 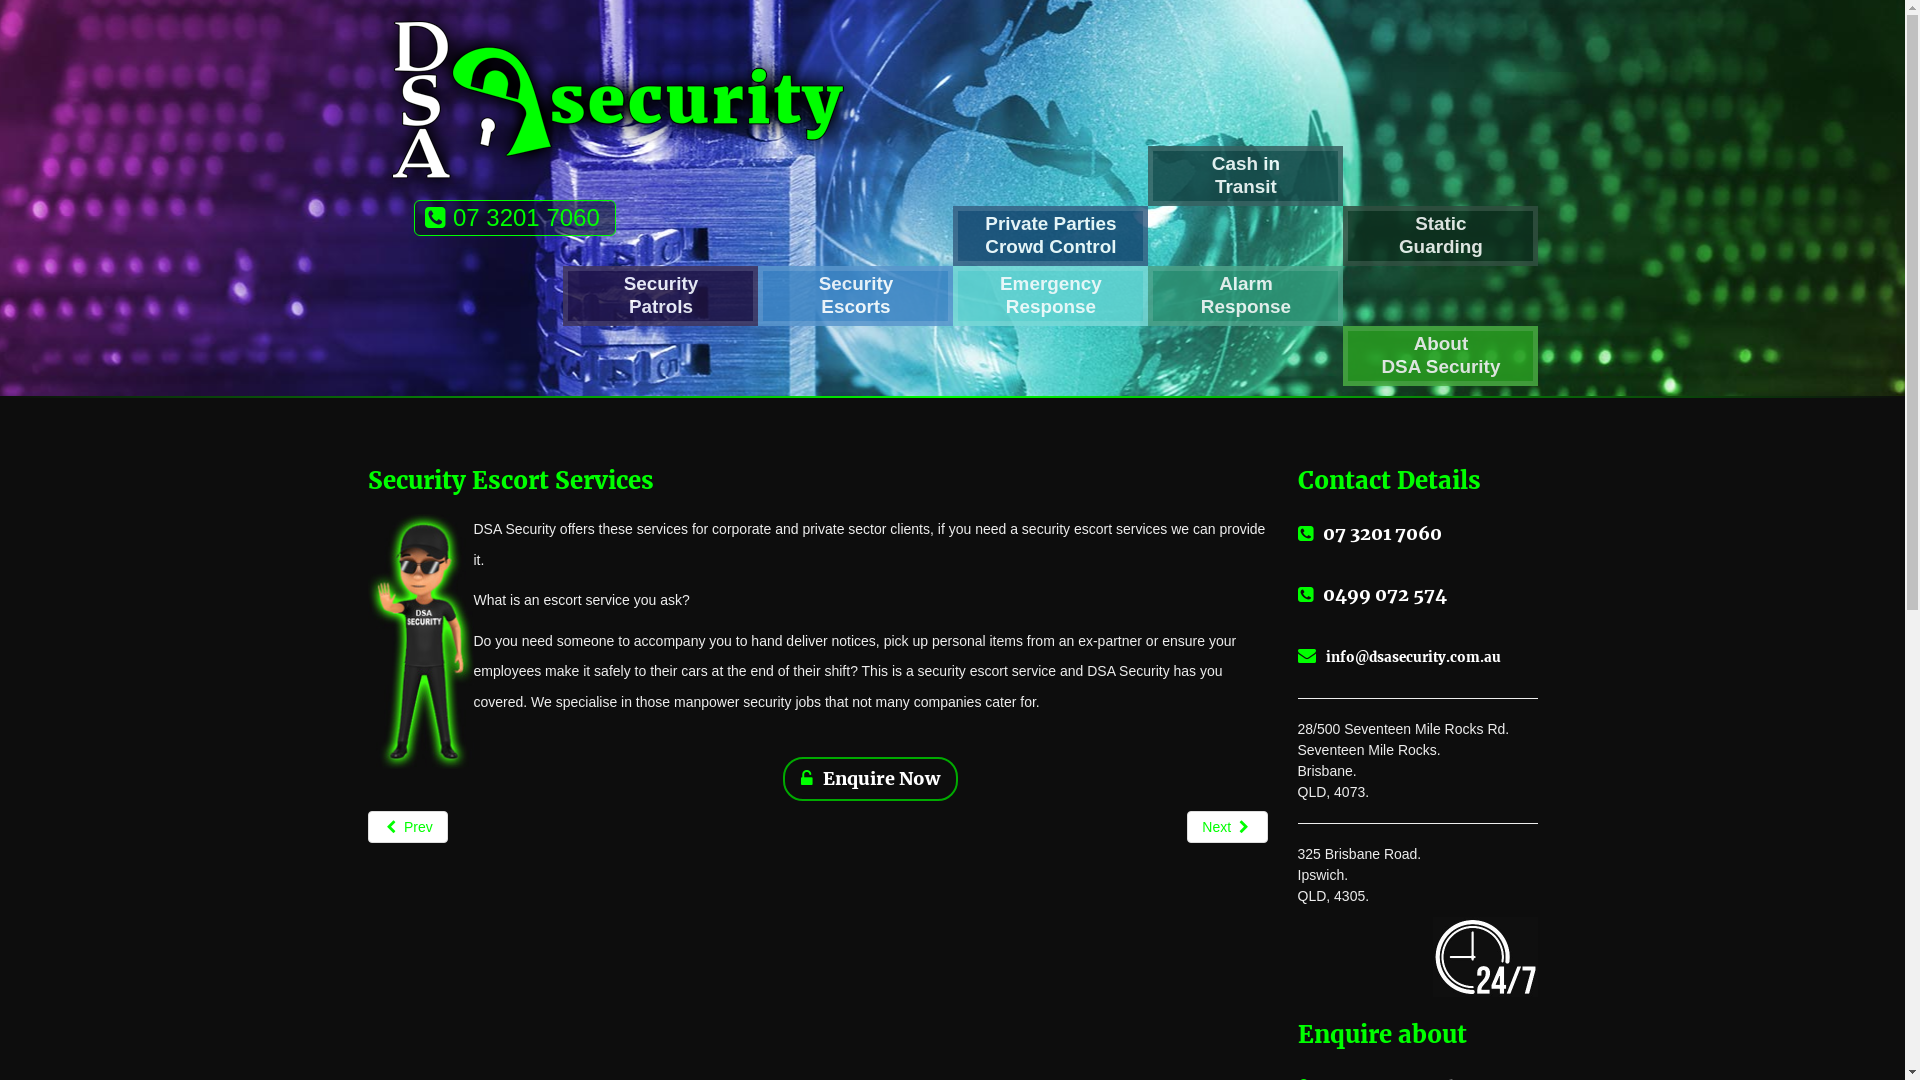 I want to click on 'Private Parties, so click(x=1049, y=234).